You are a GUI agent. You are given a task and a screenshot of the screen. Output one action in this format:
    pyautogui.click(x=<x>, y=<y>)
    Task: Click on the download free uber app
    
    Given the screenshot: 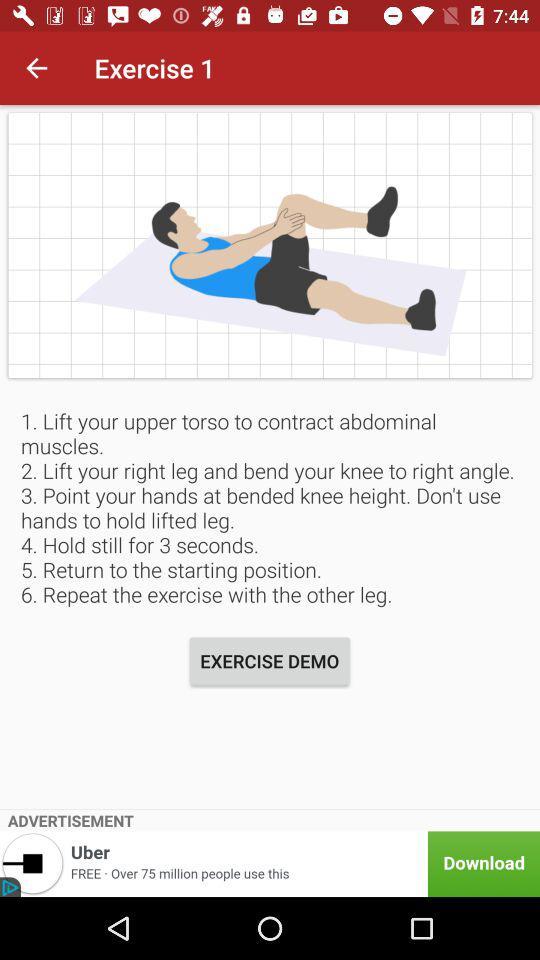 What is the action you would take?
    pyautogui.click(x=270, y=863)
    